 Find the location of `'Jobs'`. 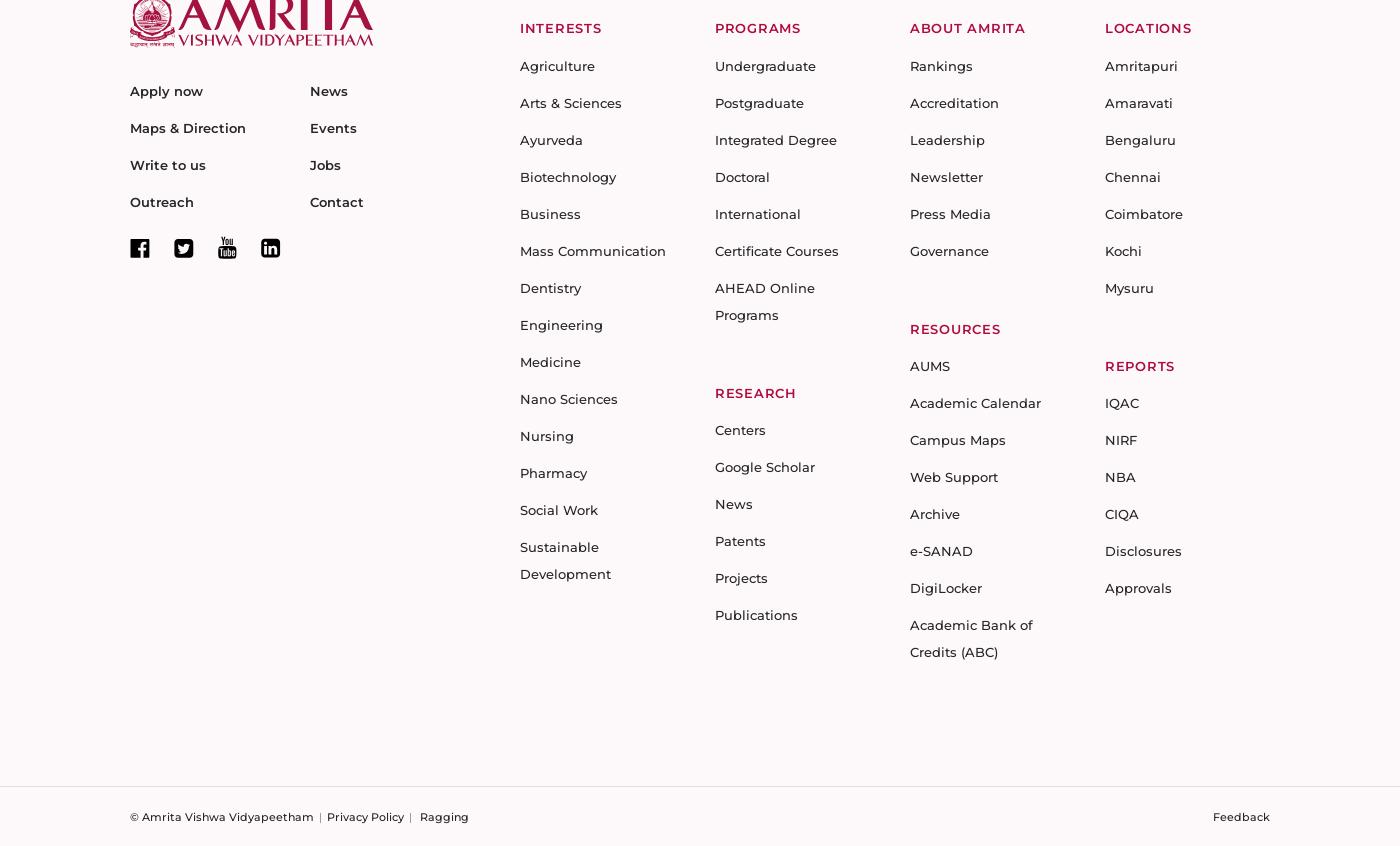

'Jobs' is located at coordinates (309, 163).